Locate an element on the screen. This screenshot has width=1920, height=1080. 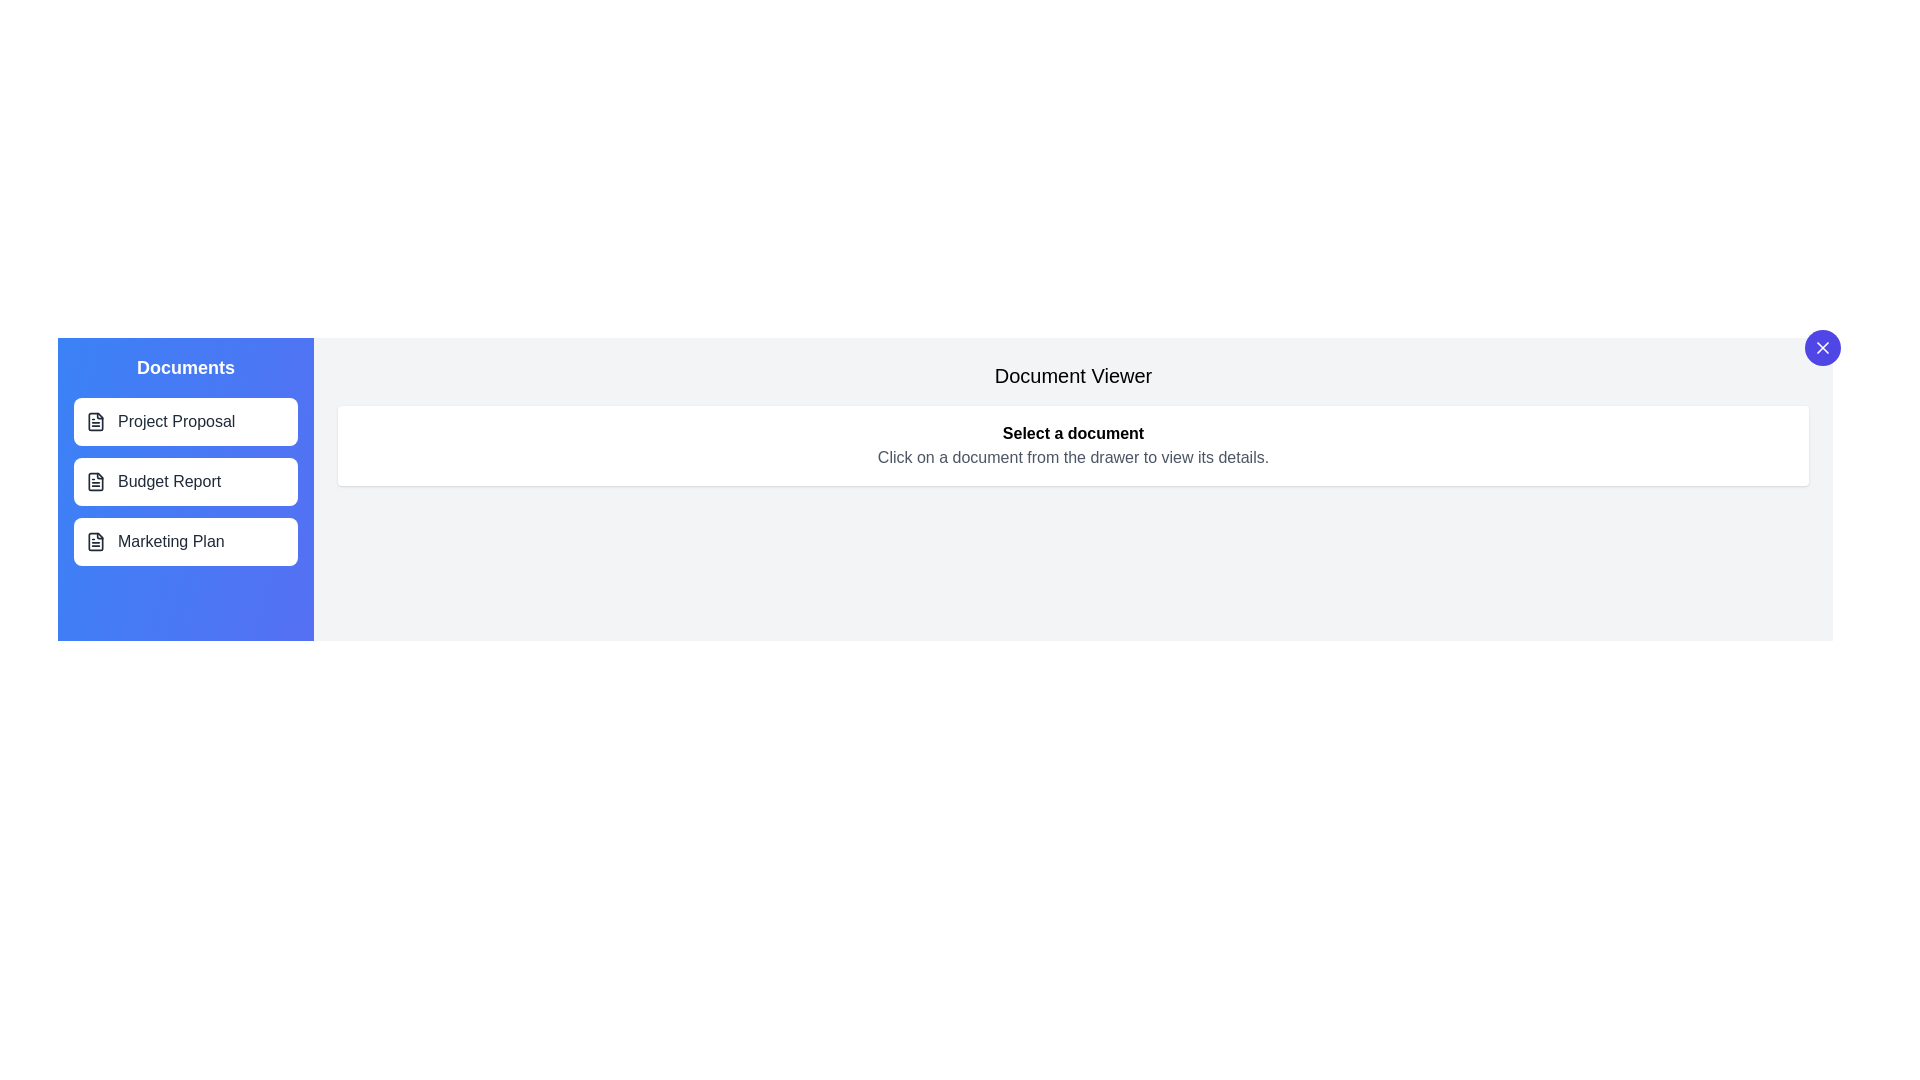
the document titled Project Proposal in the drawer is located at coordinates (186, 420).